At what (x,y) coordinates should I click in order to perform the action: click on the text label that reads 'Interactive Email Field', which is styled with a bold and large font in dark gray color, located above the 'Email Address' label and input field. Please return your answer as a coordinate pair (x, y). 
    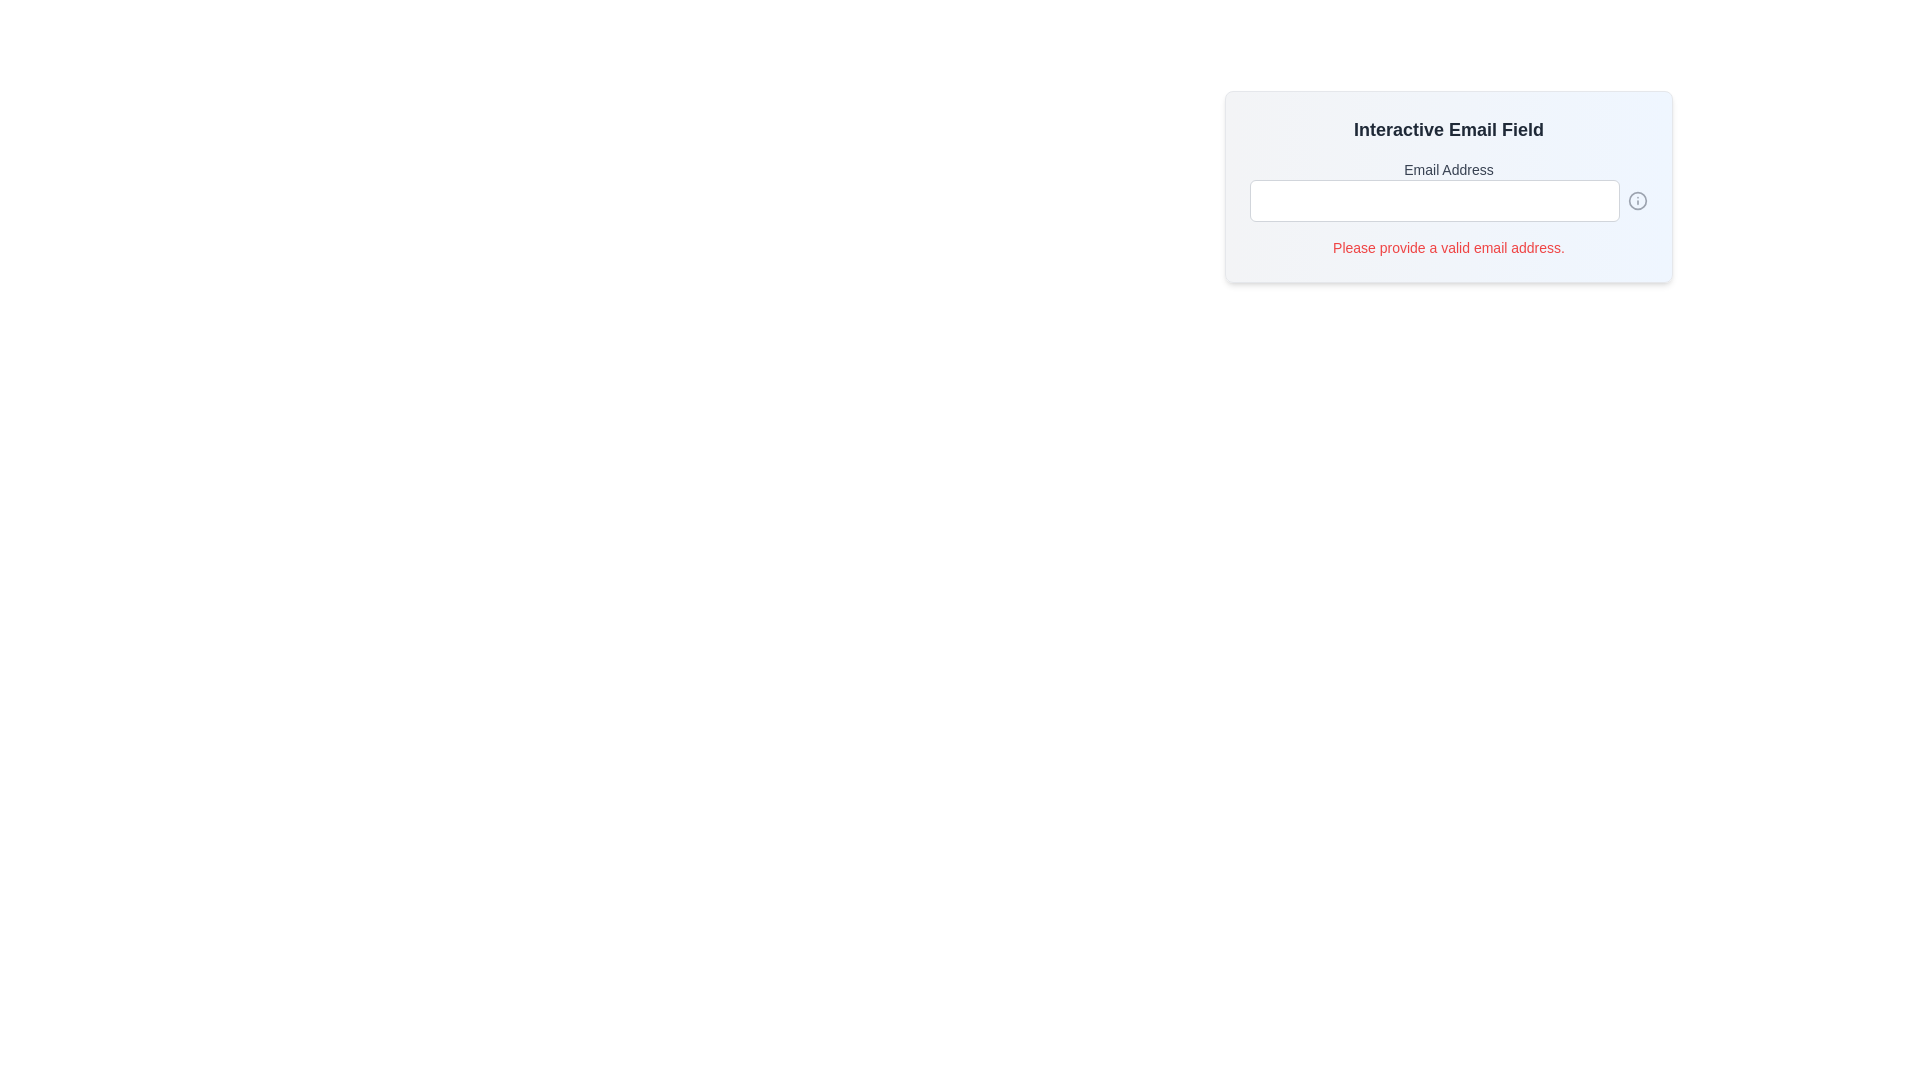
    Looking at the image, I should click on (1449, 130).